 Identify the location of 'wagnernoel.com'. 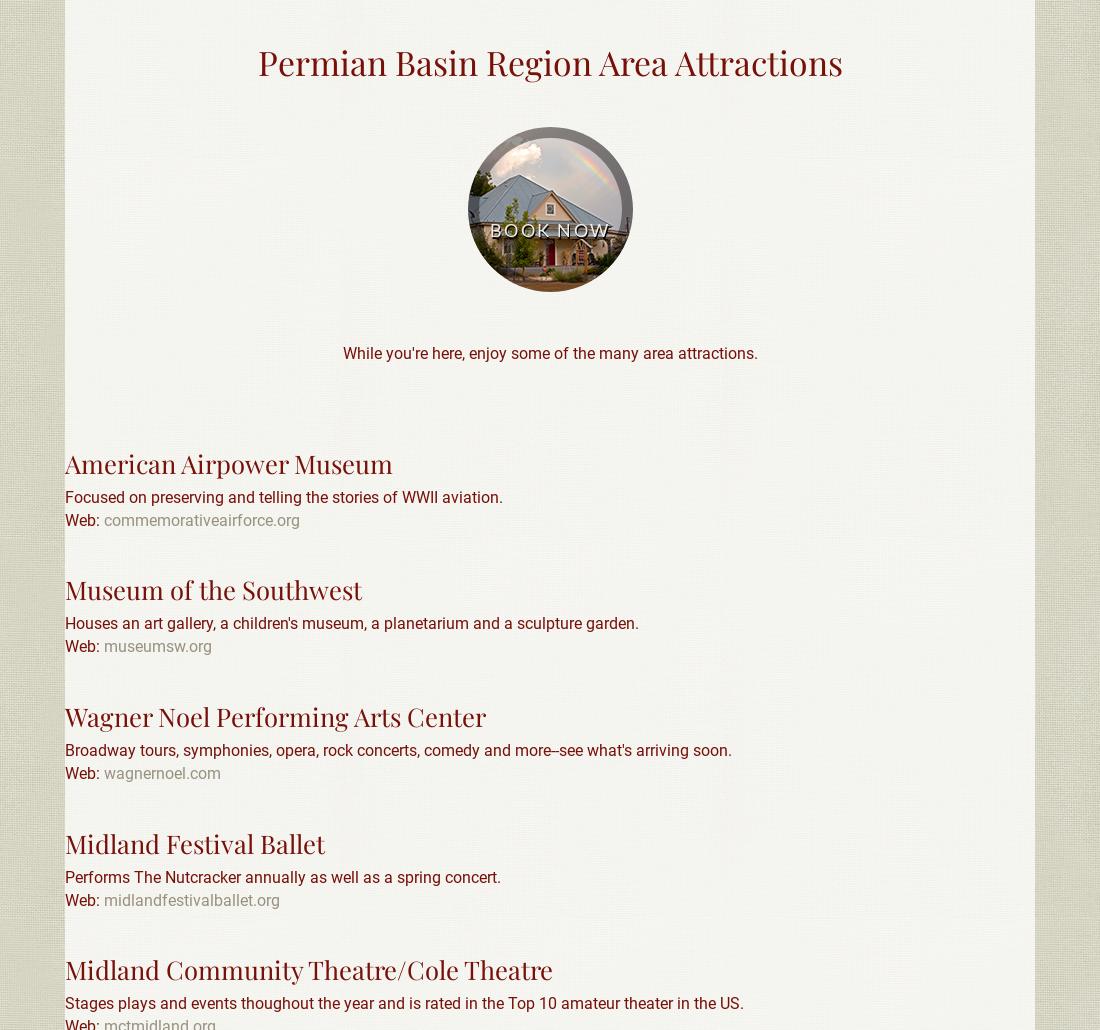
(103, 772).